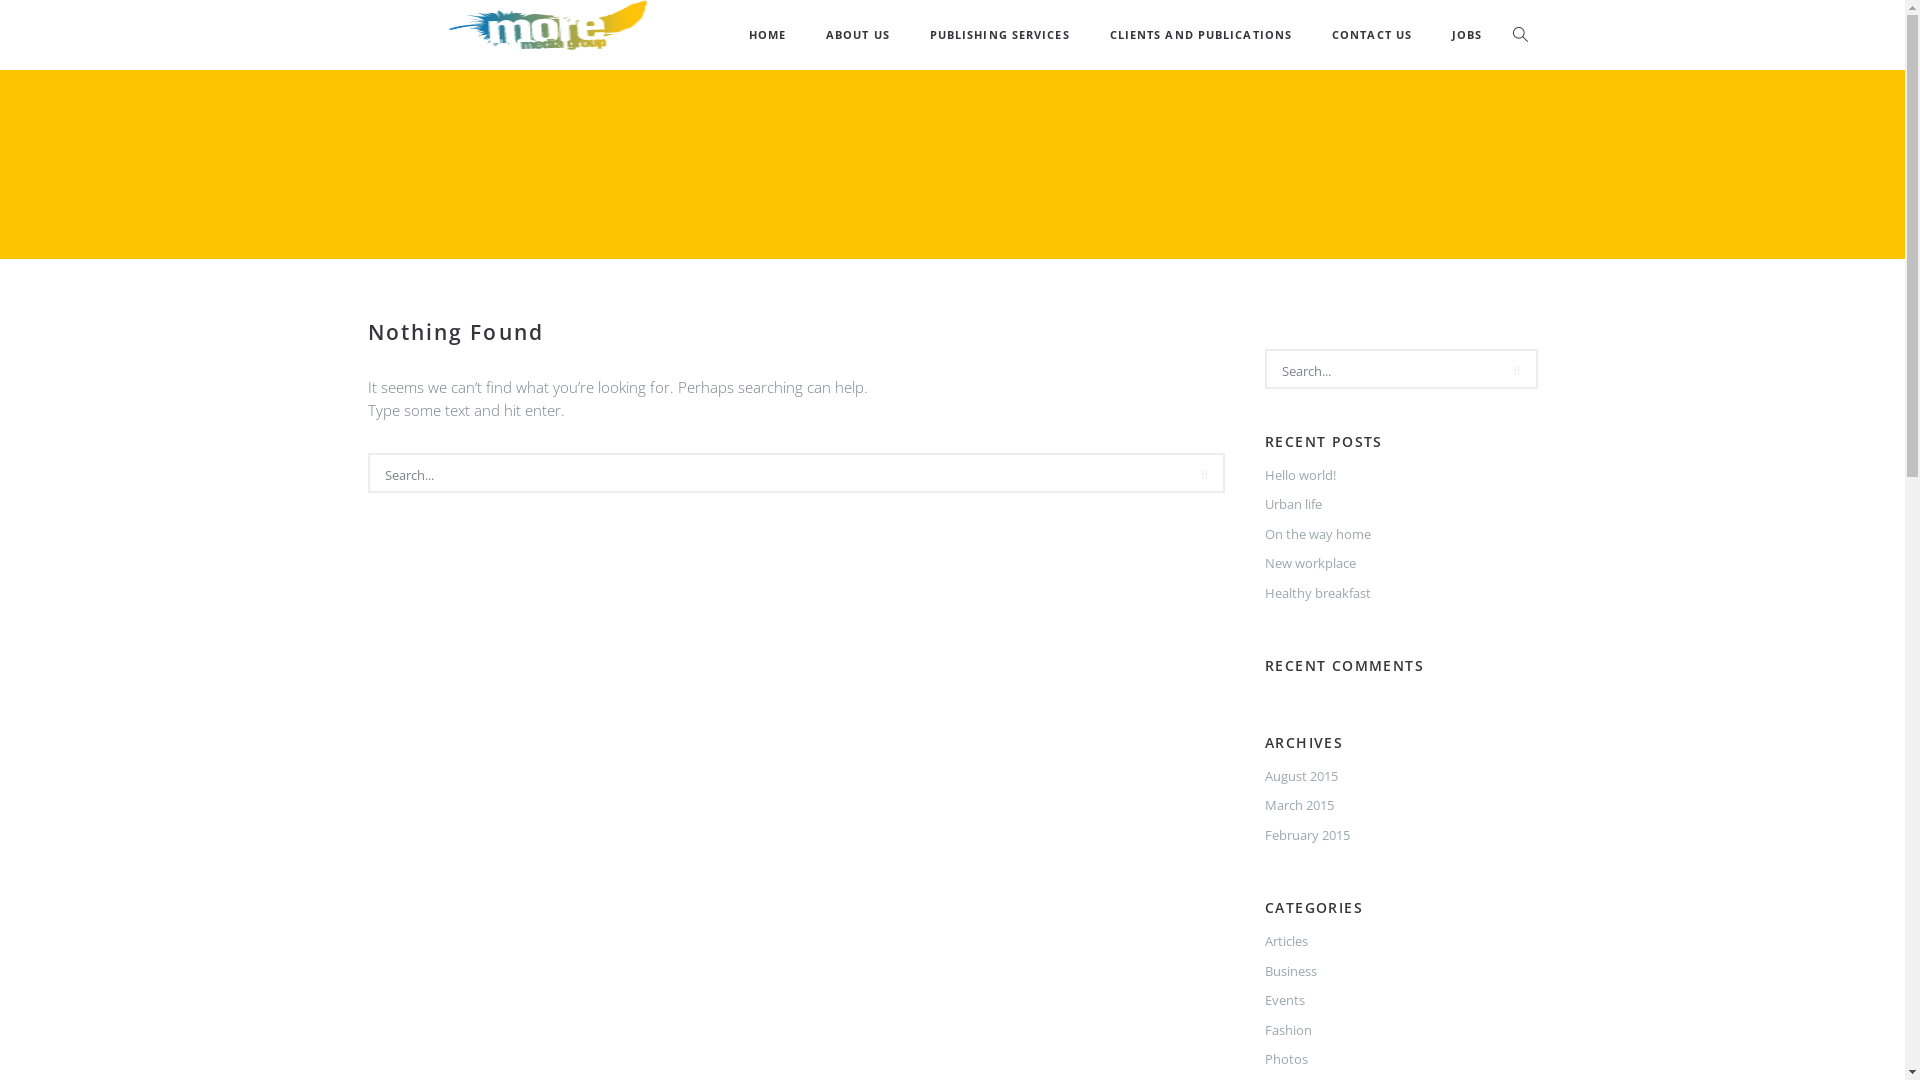  Describe the element at coordinates (1293, 503) in the screenshot. I see `'Urban life'` at that location.